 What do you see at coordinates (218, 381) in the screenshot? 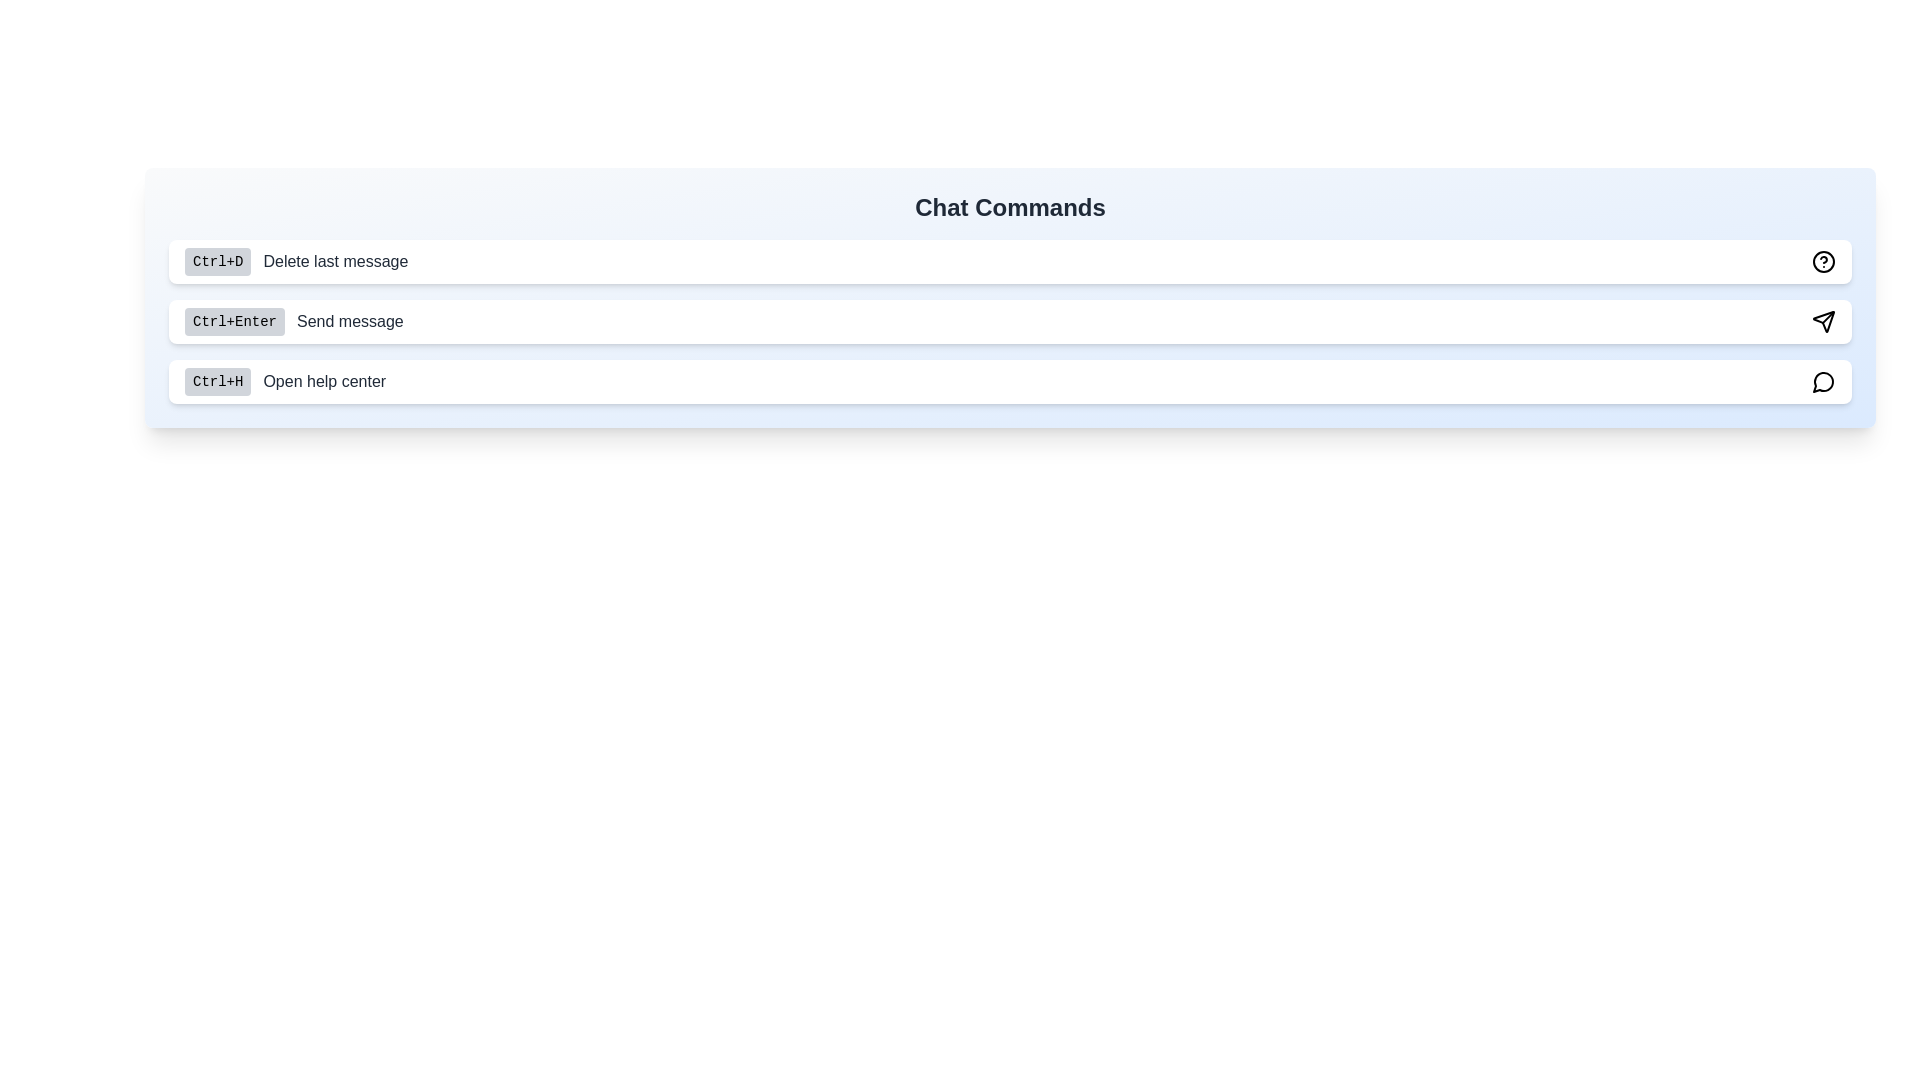
I see `the Keyboard shortcut label indicating 'Ctrl+H', which is positioned left of the 'Open help center' text in the third row of the vertical list` at bounding box center [218, 381].